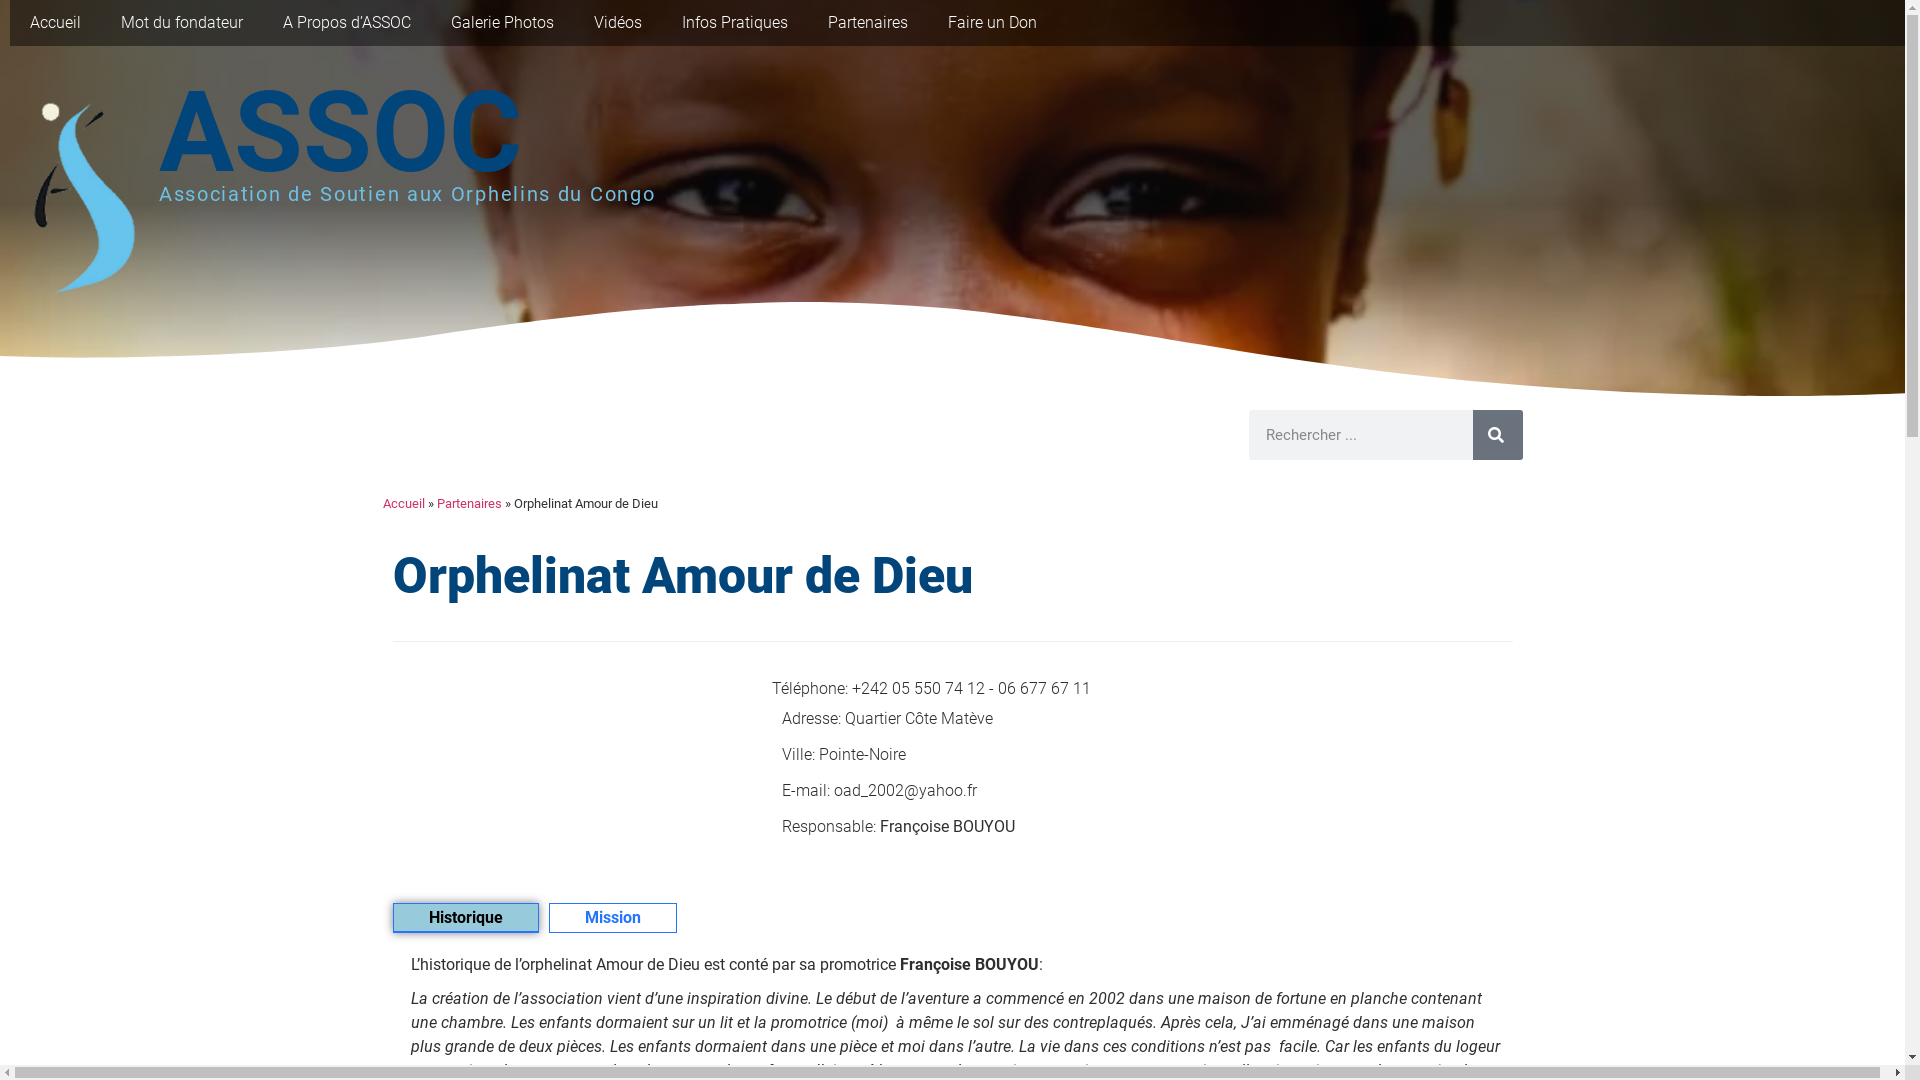 The image size is (1920, 1080). Describe the element at coordinates (992, 23) in the screenshot. I see `'Faire un Don'` at that location.